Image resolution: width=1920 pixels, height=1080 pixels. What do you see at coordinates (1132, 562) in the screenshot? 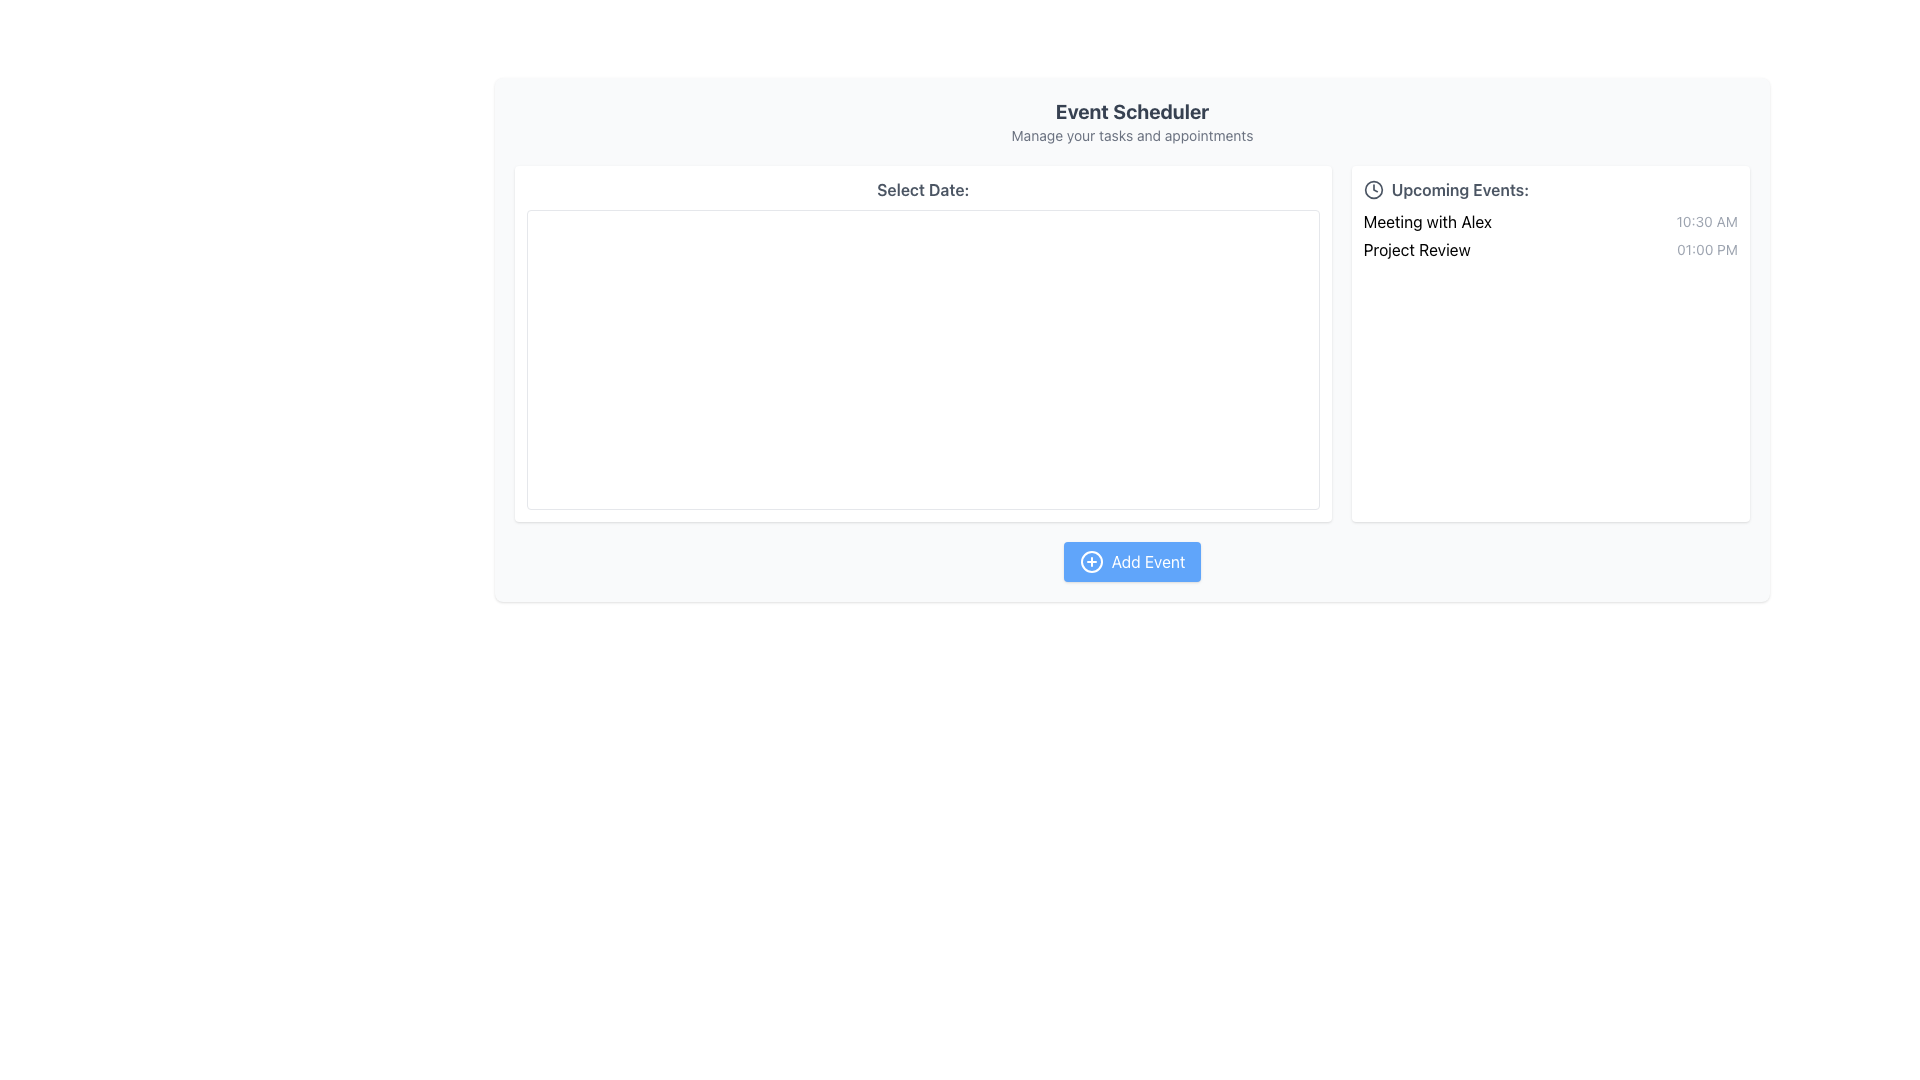
I see `the 'Add Event' button, which has a blue background, rounded corners, white text, and a plus icon, located at the bottom center of the 'Event Scheduler' section` at bounding box center [1132, 562].